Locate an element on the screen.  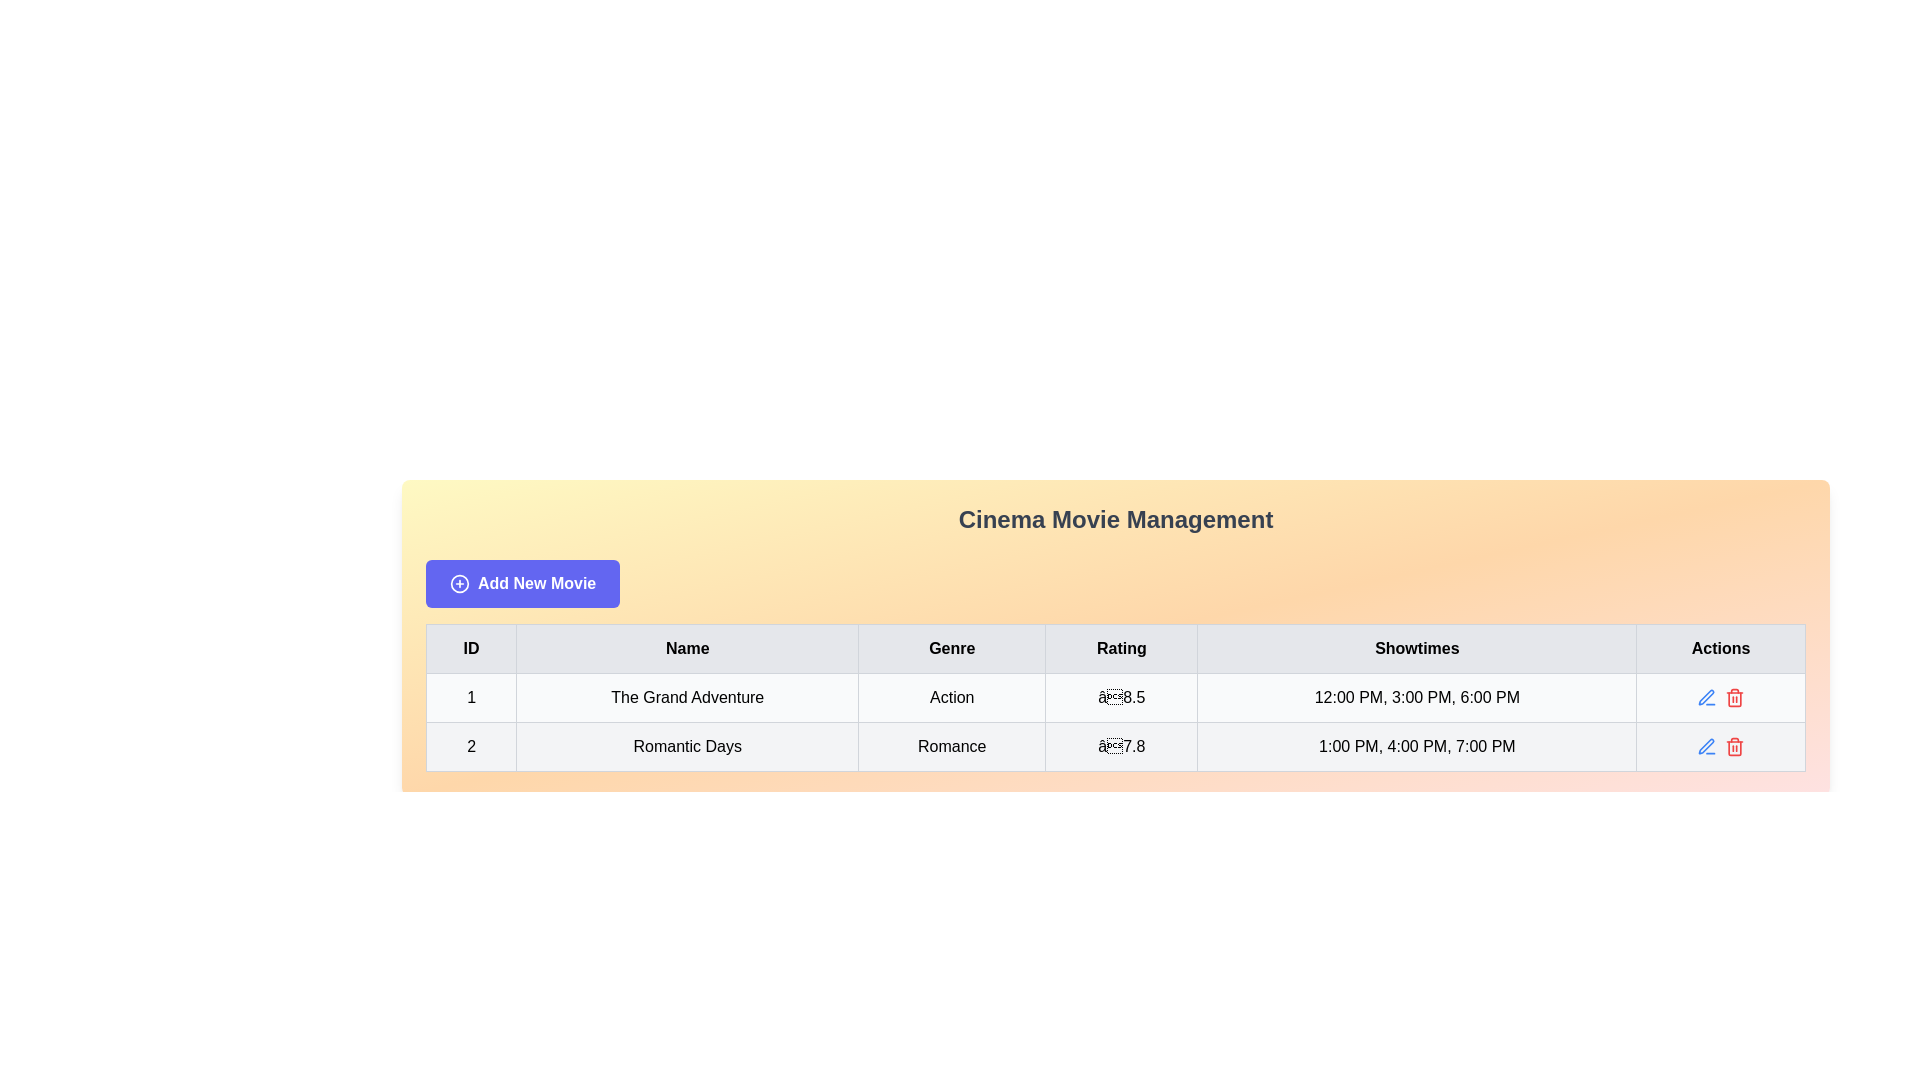
the red delete icon in the action set for removing the movie 'Romantic Days' is located at coordinates (1720, 697).